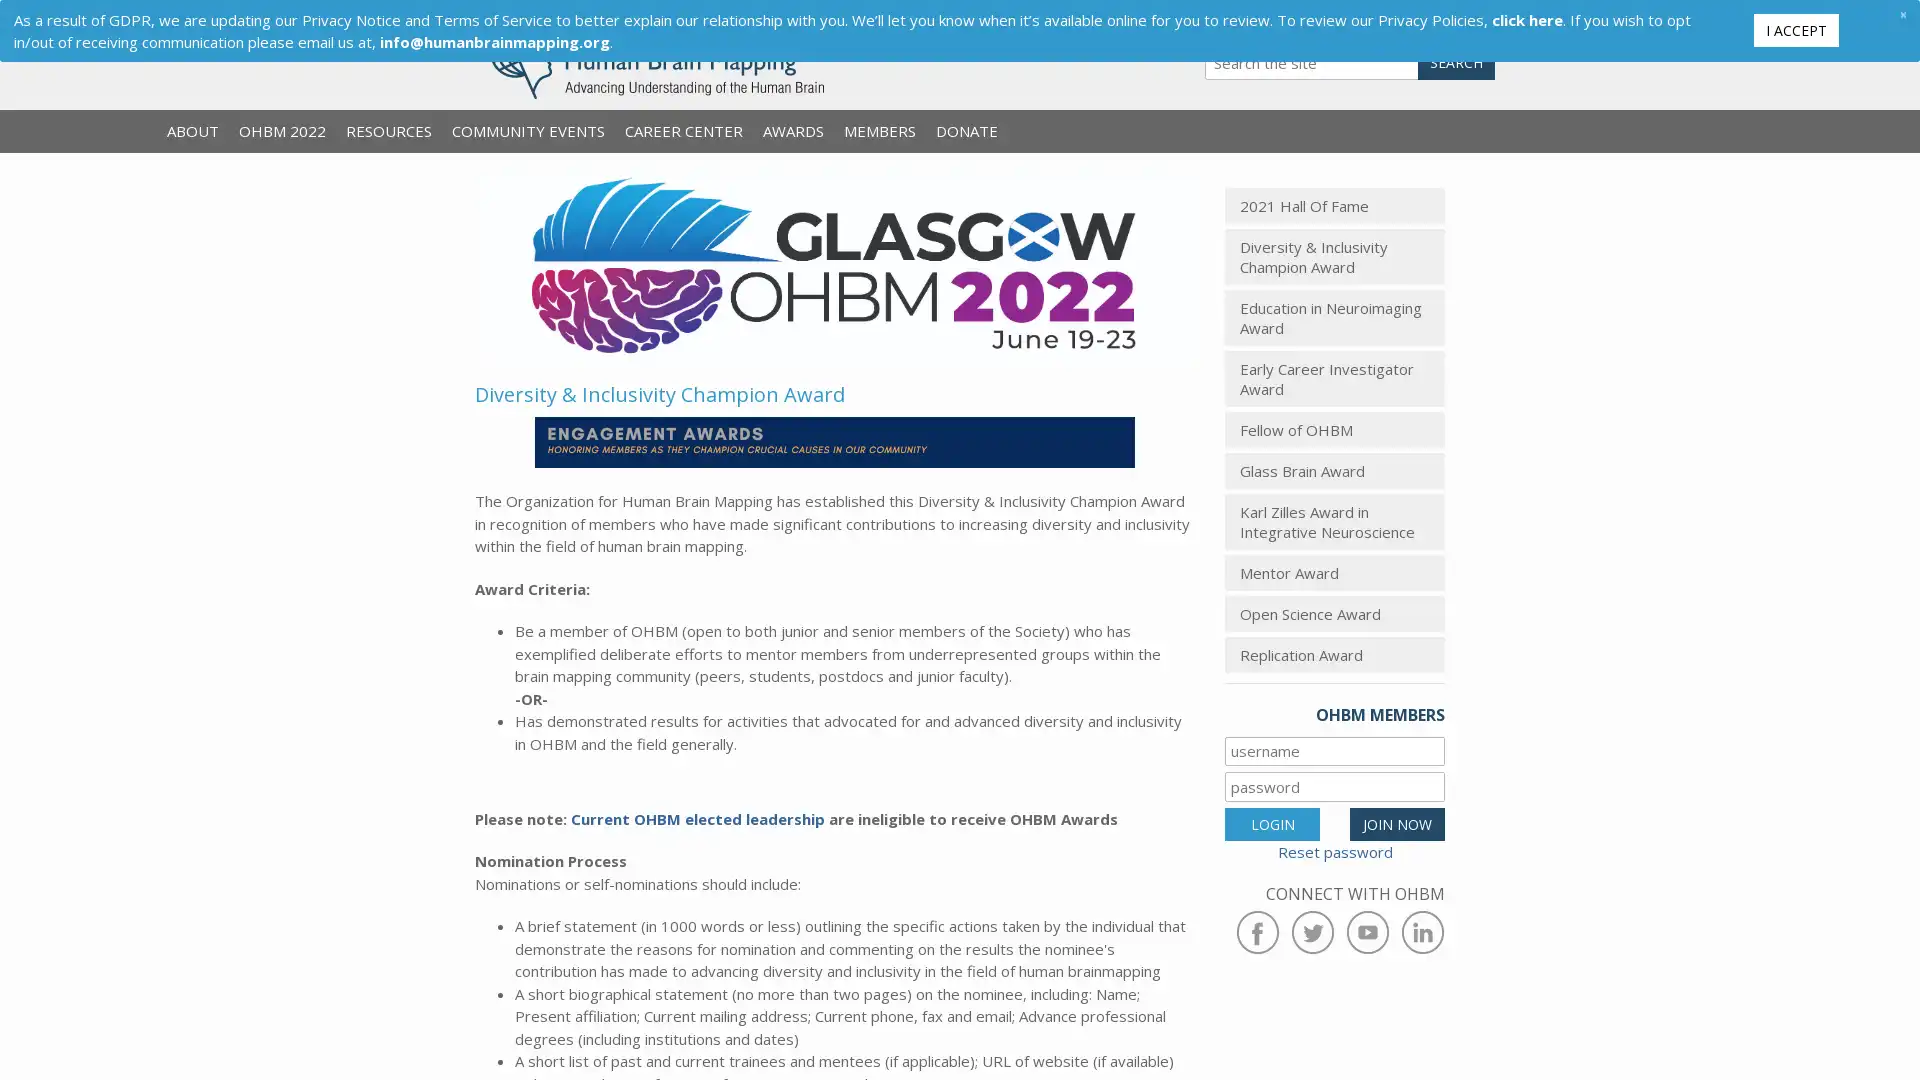  What do you see at coordinates (1795, 29) in the screenshot?
I see `I ACCEPT` at bounding box center [1795, 29].